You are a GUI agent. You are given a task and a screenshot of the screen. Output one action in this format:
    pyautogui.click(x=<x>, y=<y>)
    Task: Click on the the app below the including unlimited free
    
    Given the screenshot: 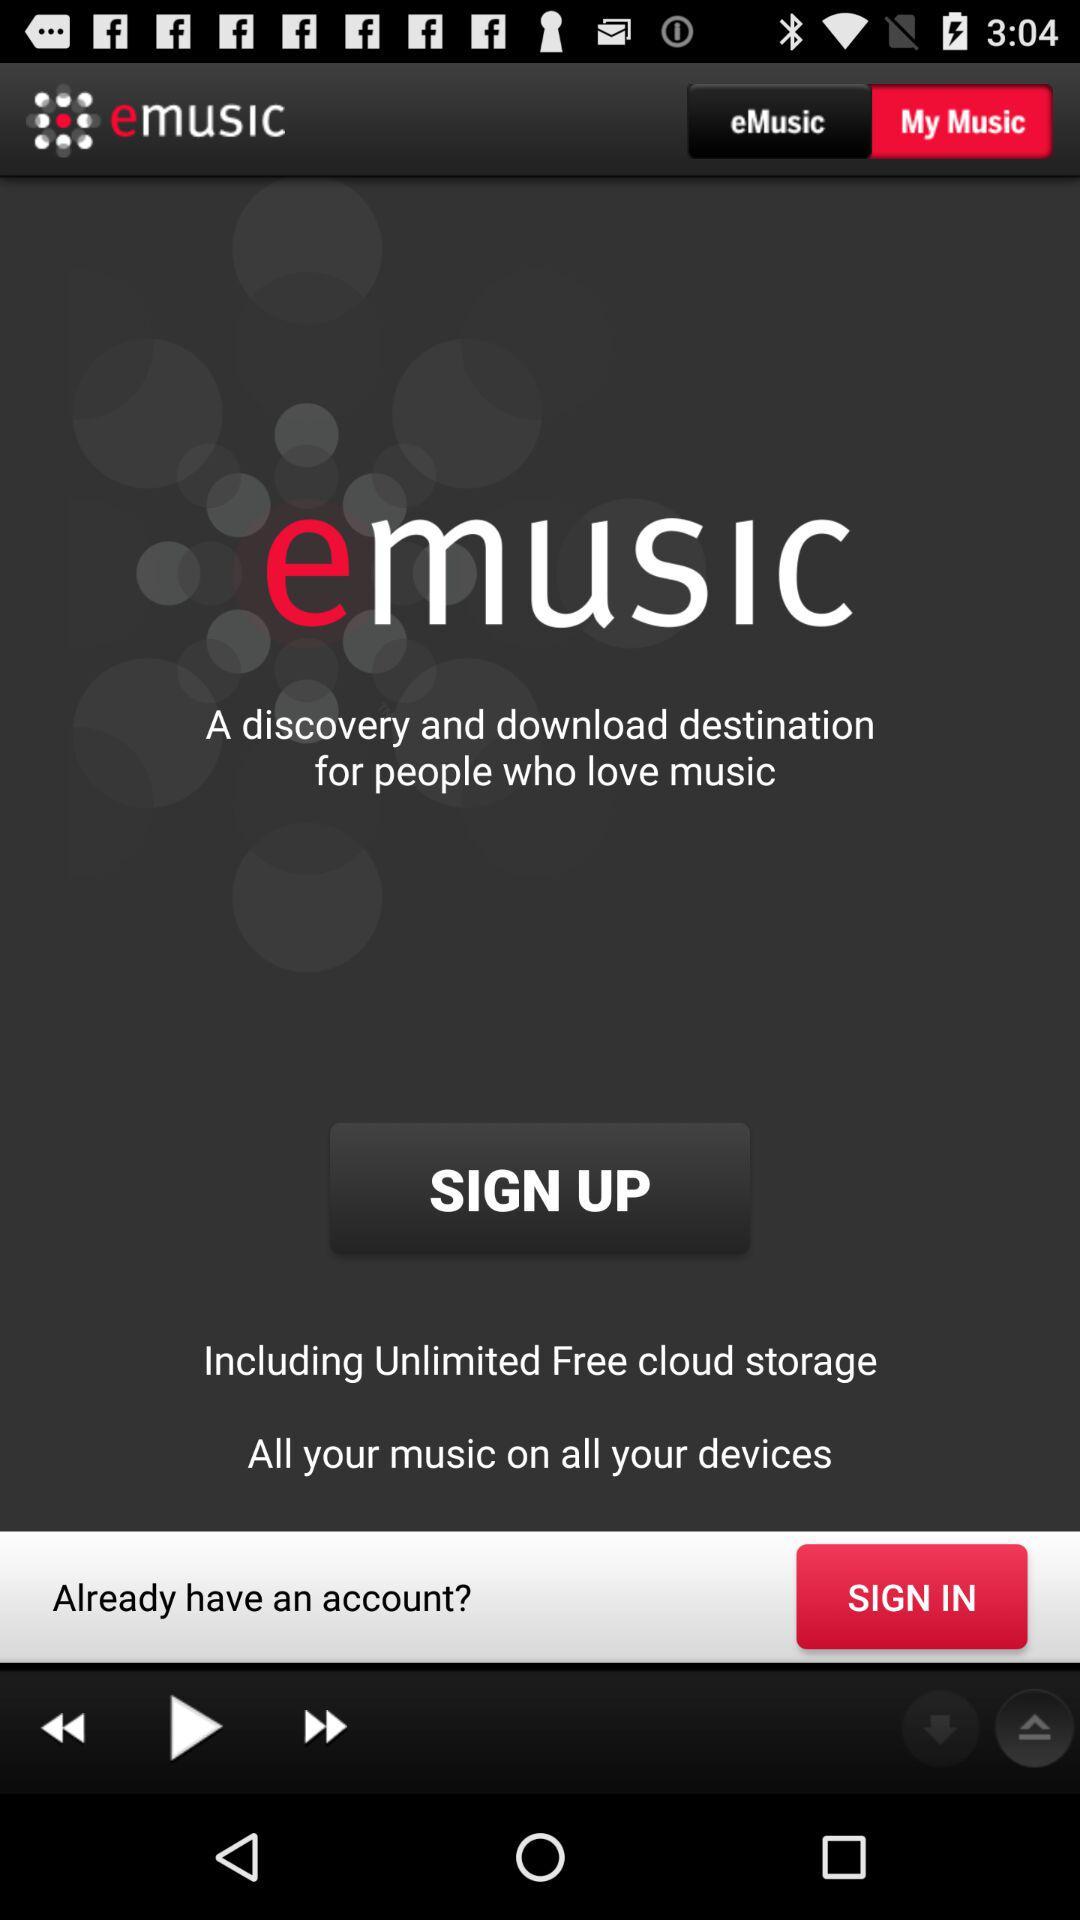 What is the action you would take?
    pyautogui.click(x=911, y=1595)
    